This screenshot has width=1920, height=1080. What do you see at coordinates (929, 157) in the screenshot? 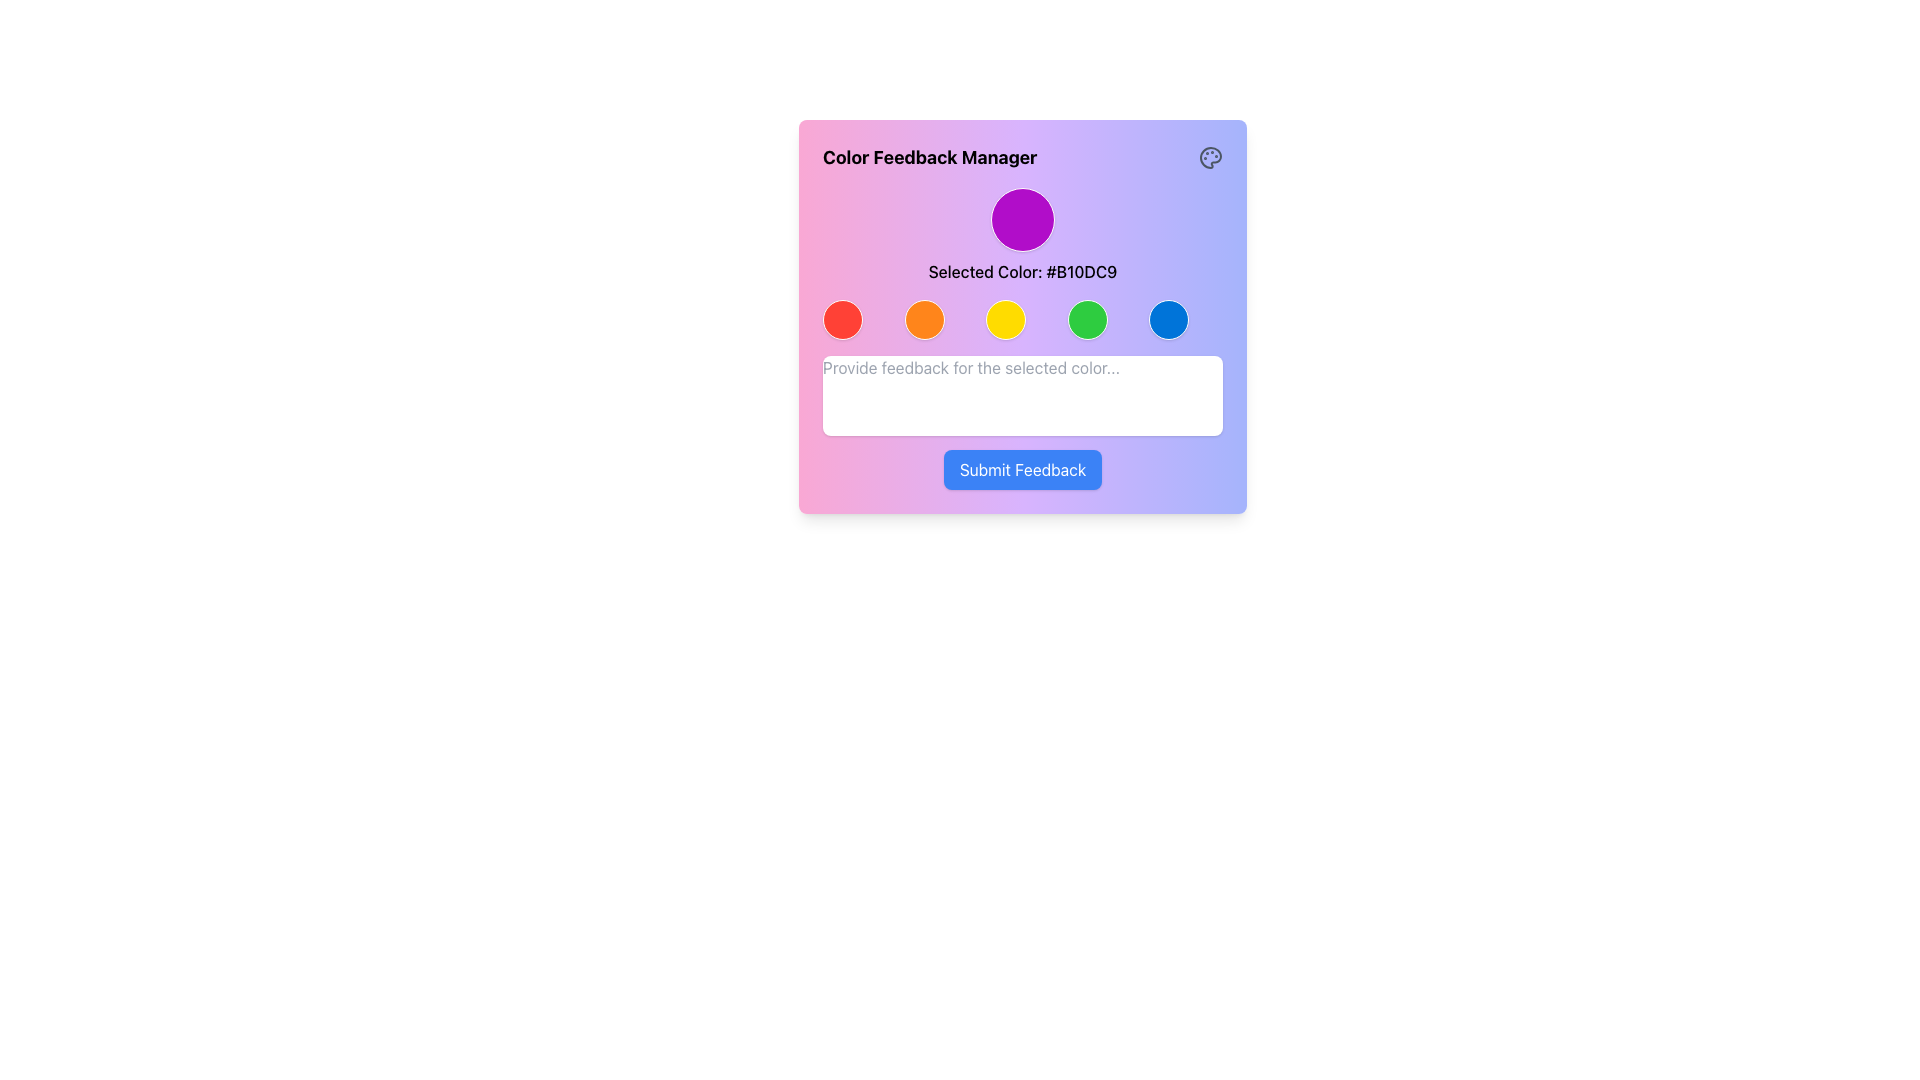
I see `the text label displaying 'Color Feedback Manager' in bold font at the top-left of the colorful dialog box` at bounding box center [929, 157].